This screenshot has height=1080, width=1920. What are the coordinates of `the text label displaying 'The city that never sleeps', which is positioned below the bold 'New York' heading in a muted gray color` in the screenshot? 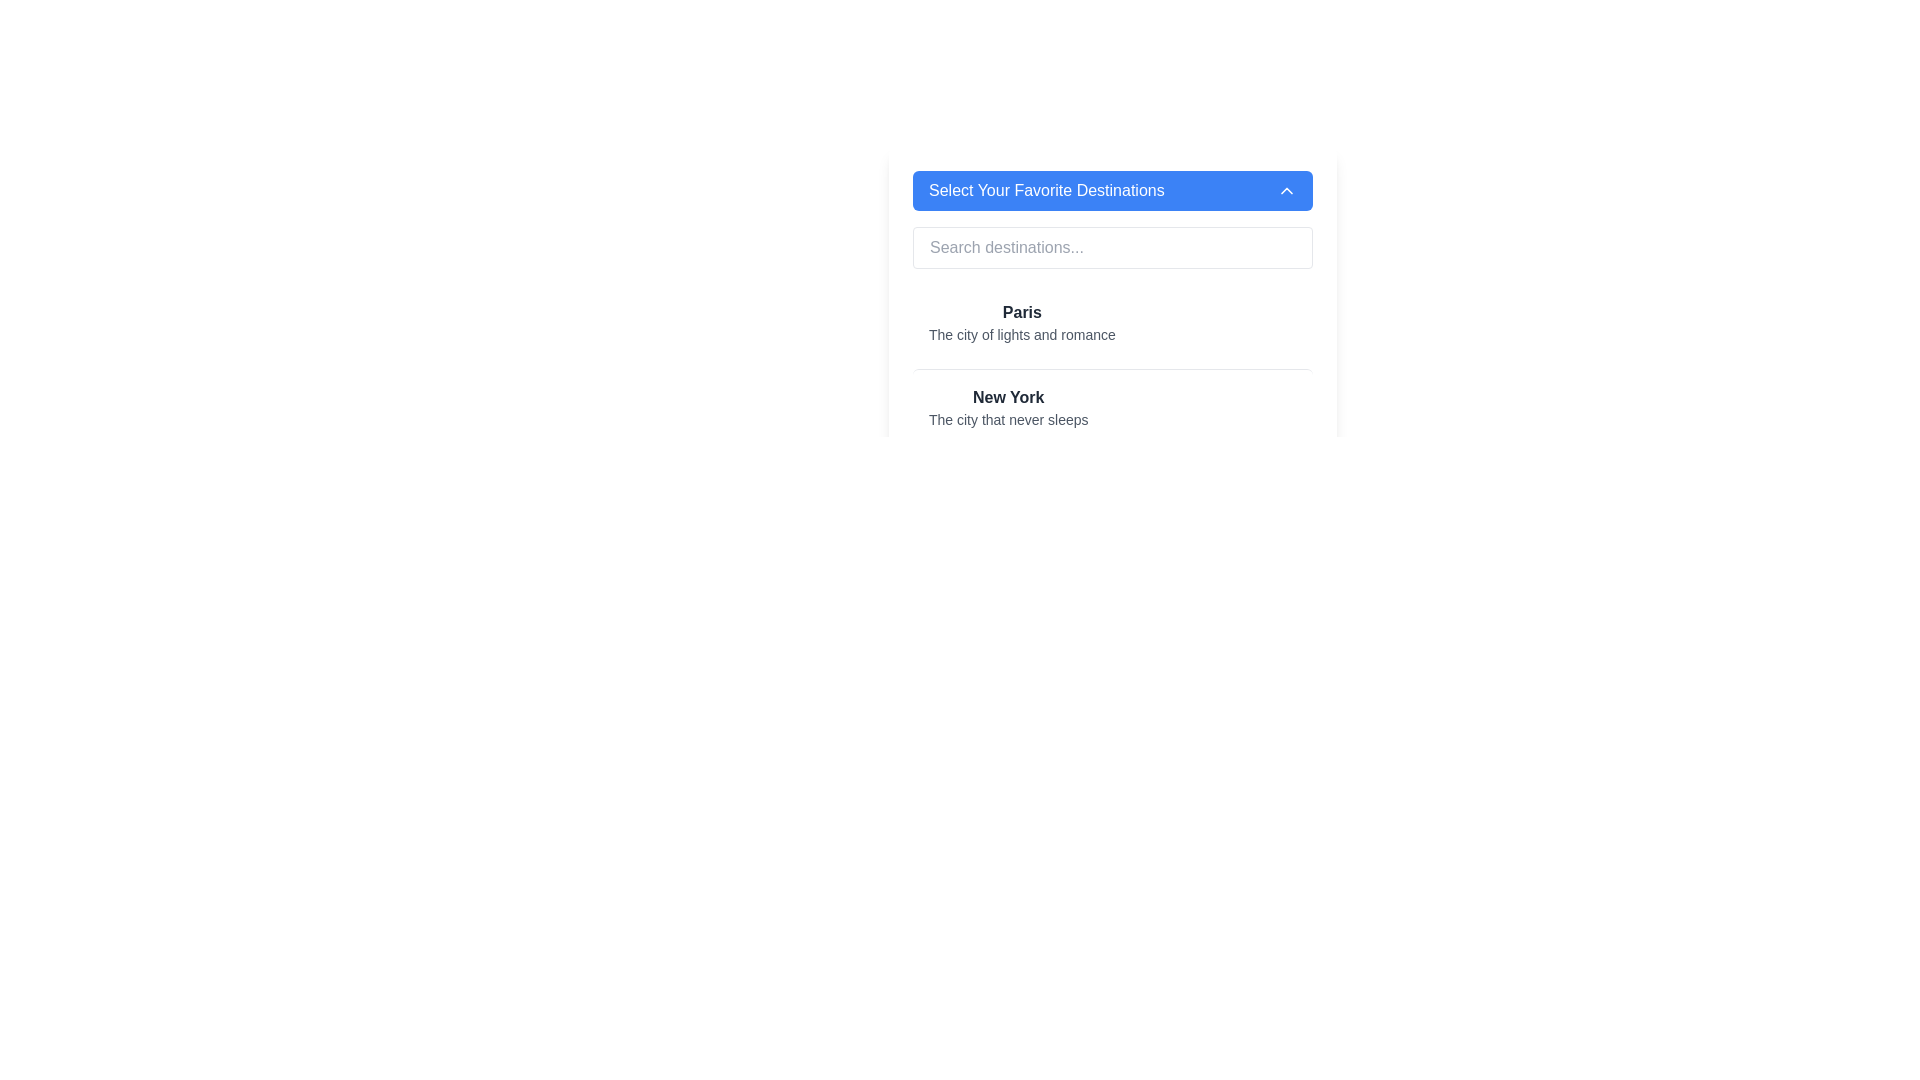 It's located at (1008, 419).